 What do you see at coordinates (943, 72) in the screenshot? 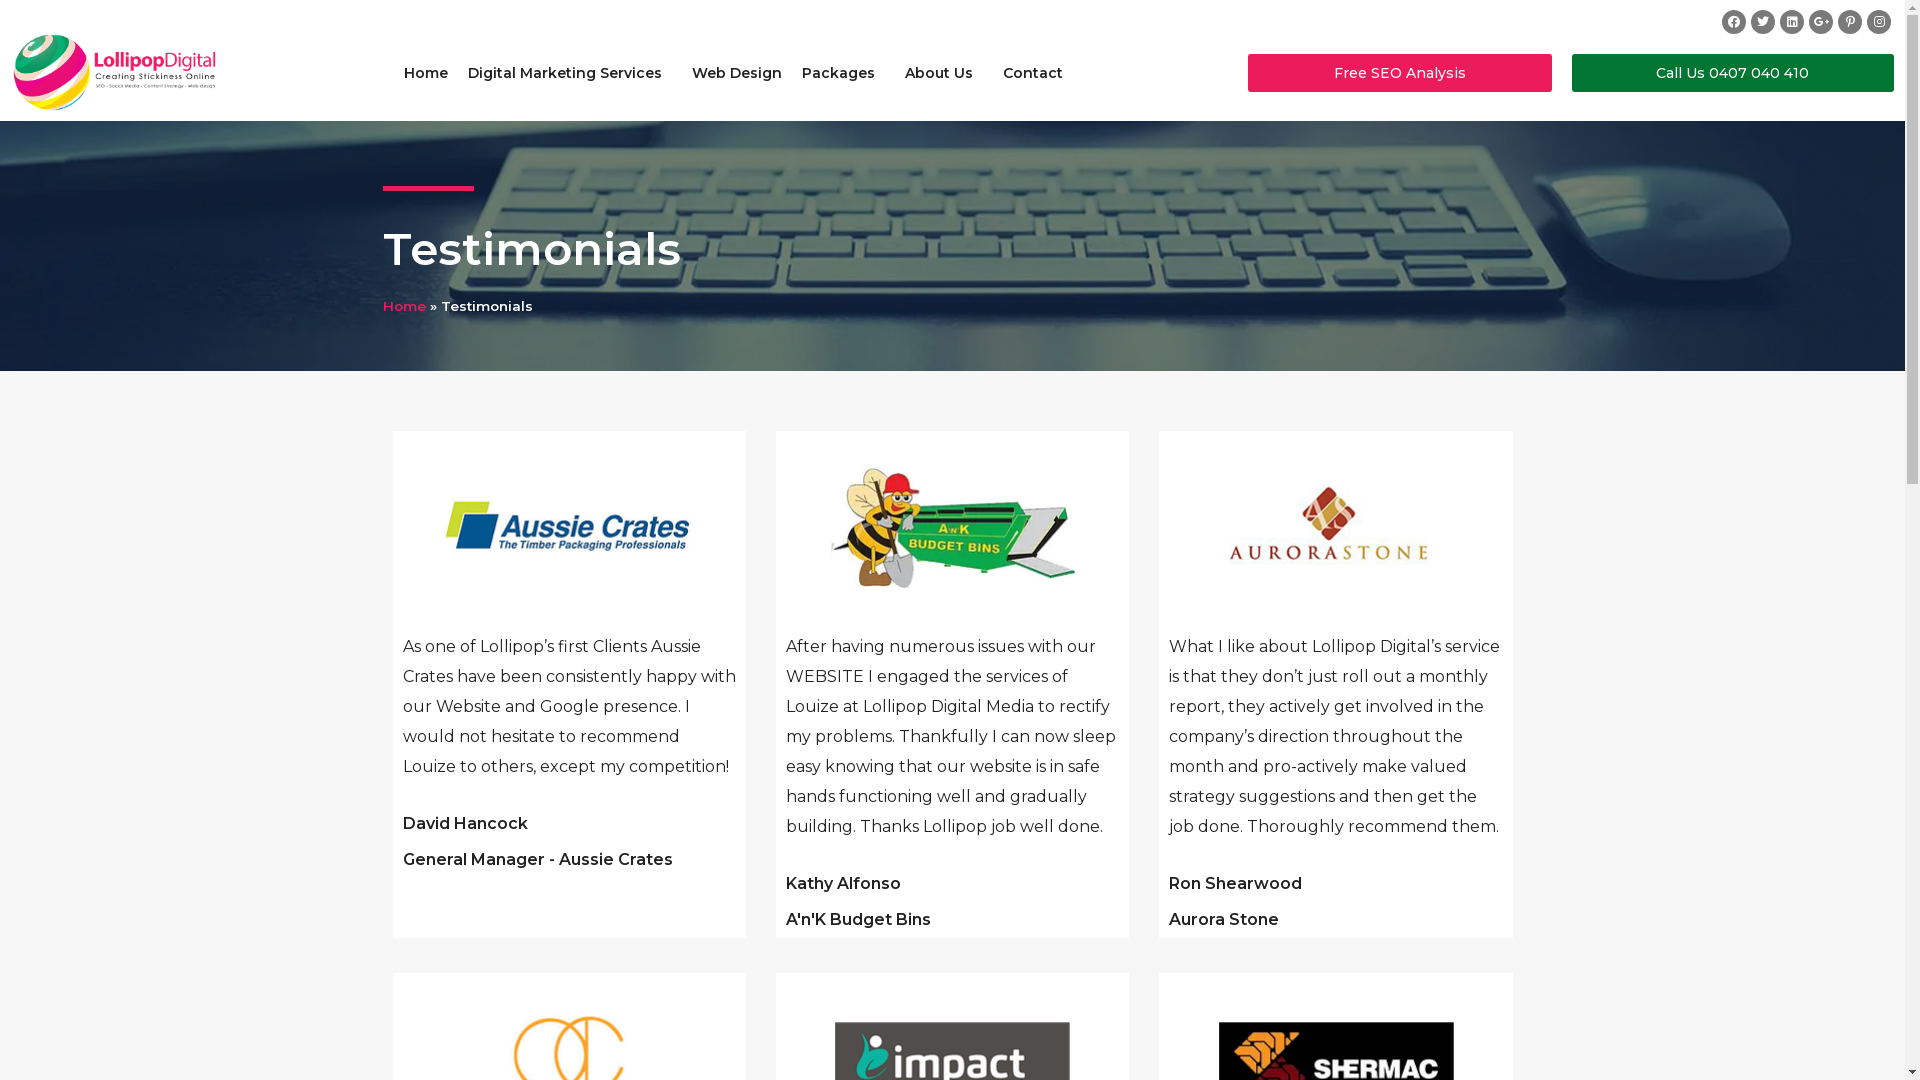
I see `'About Us'` at bounding box center [943, 72].